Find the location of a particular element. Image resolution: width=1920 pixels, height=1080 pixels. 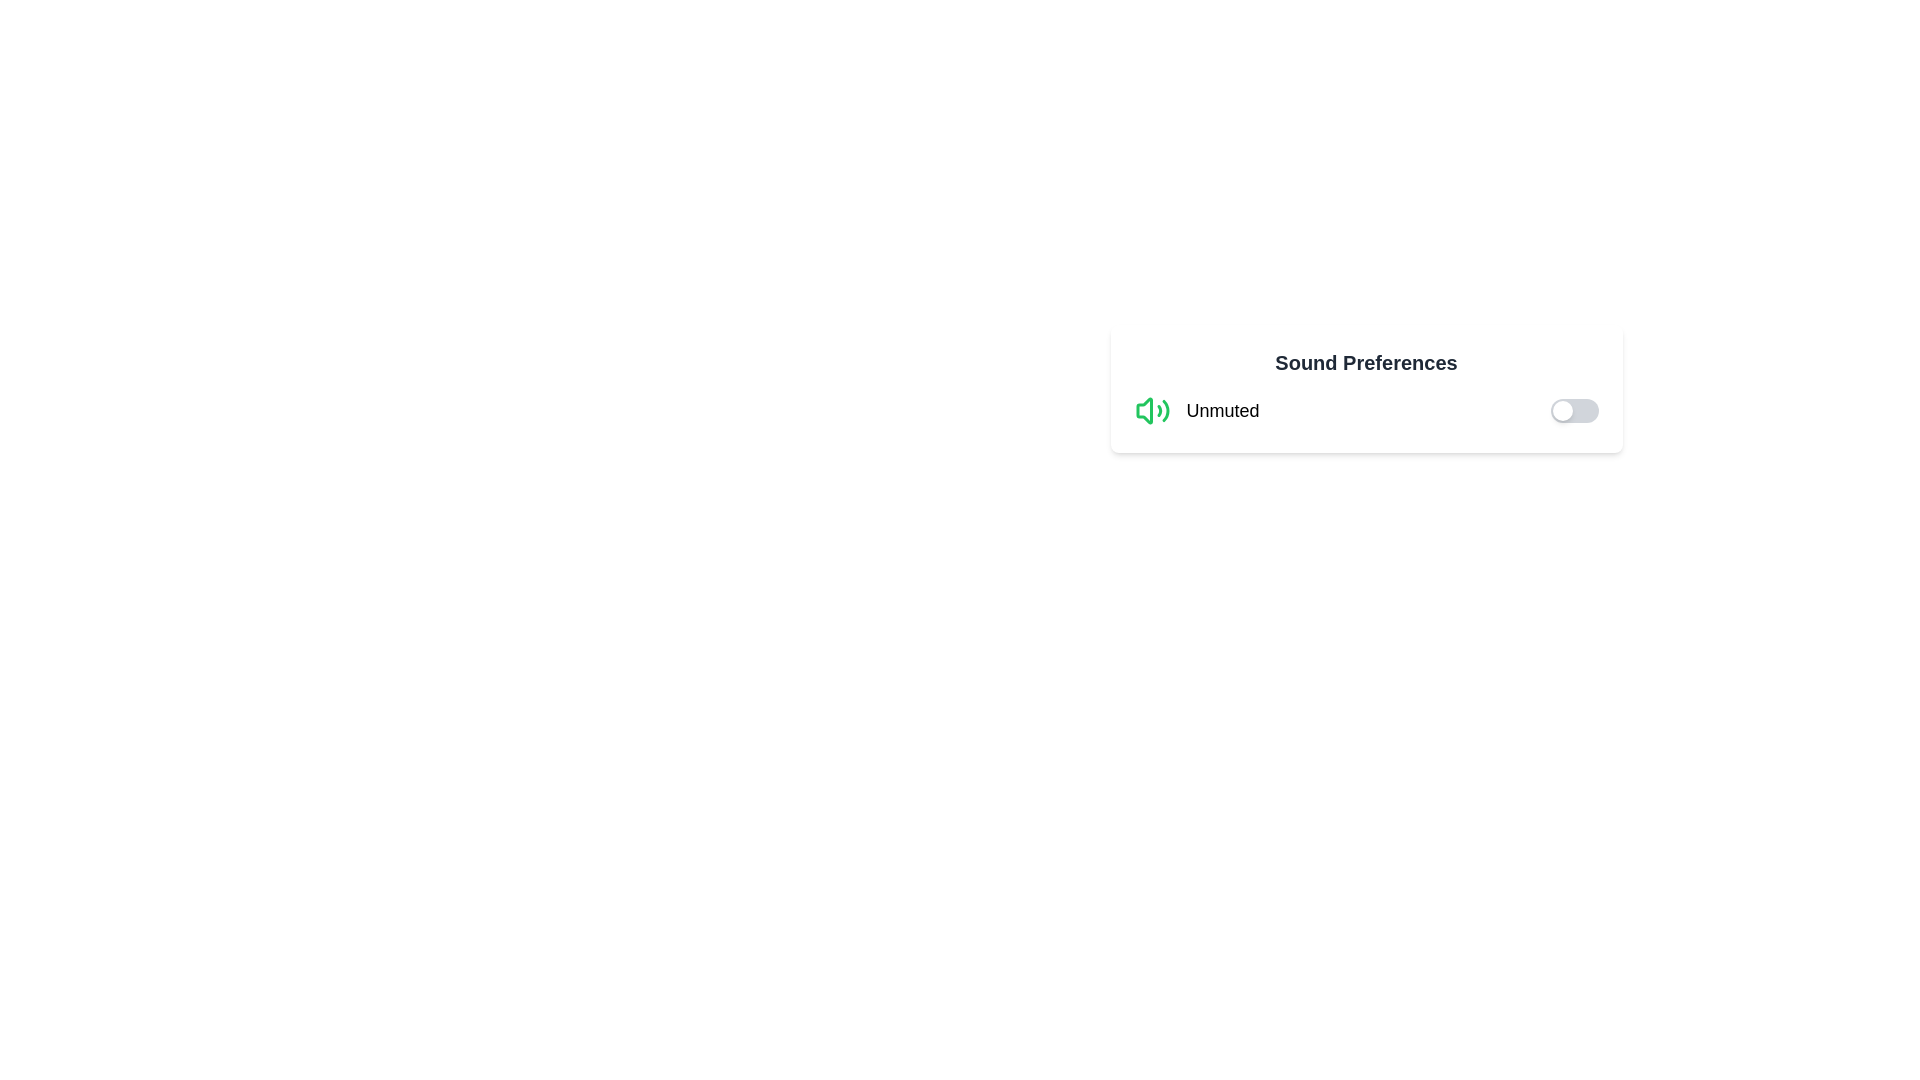

the toggle thumb horizontally is located at coordinates (1561, 410).